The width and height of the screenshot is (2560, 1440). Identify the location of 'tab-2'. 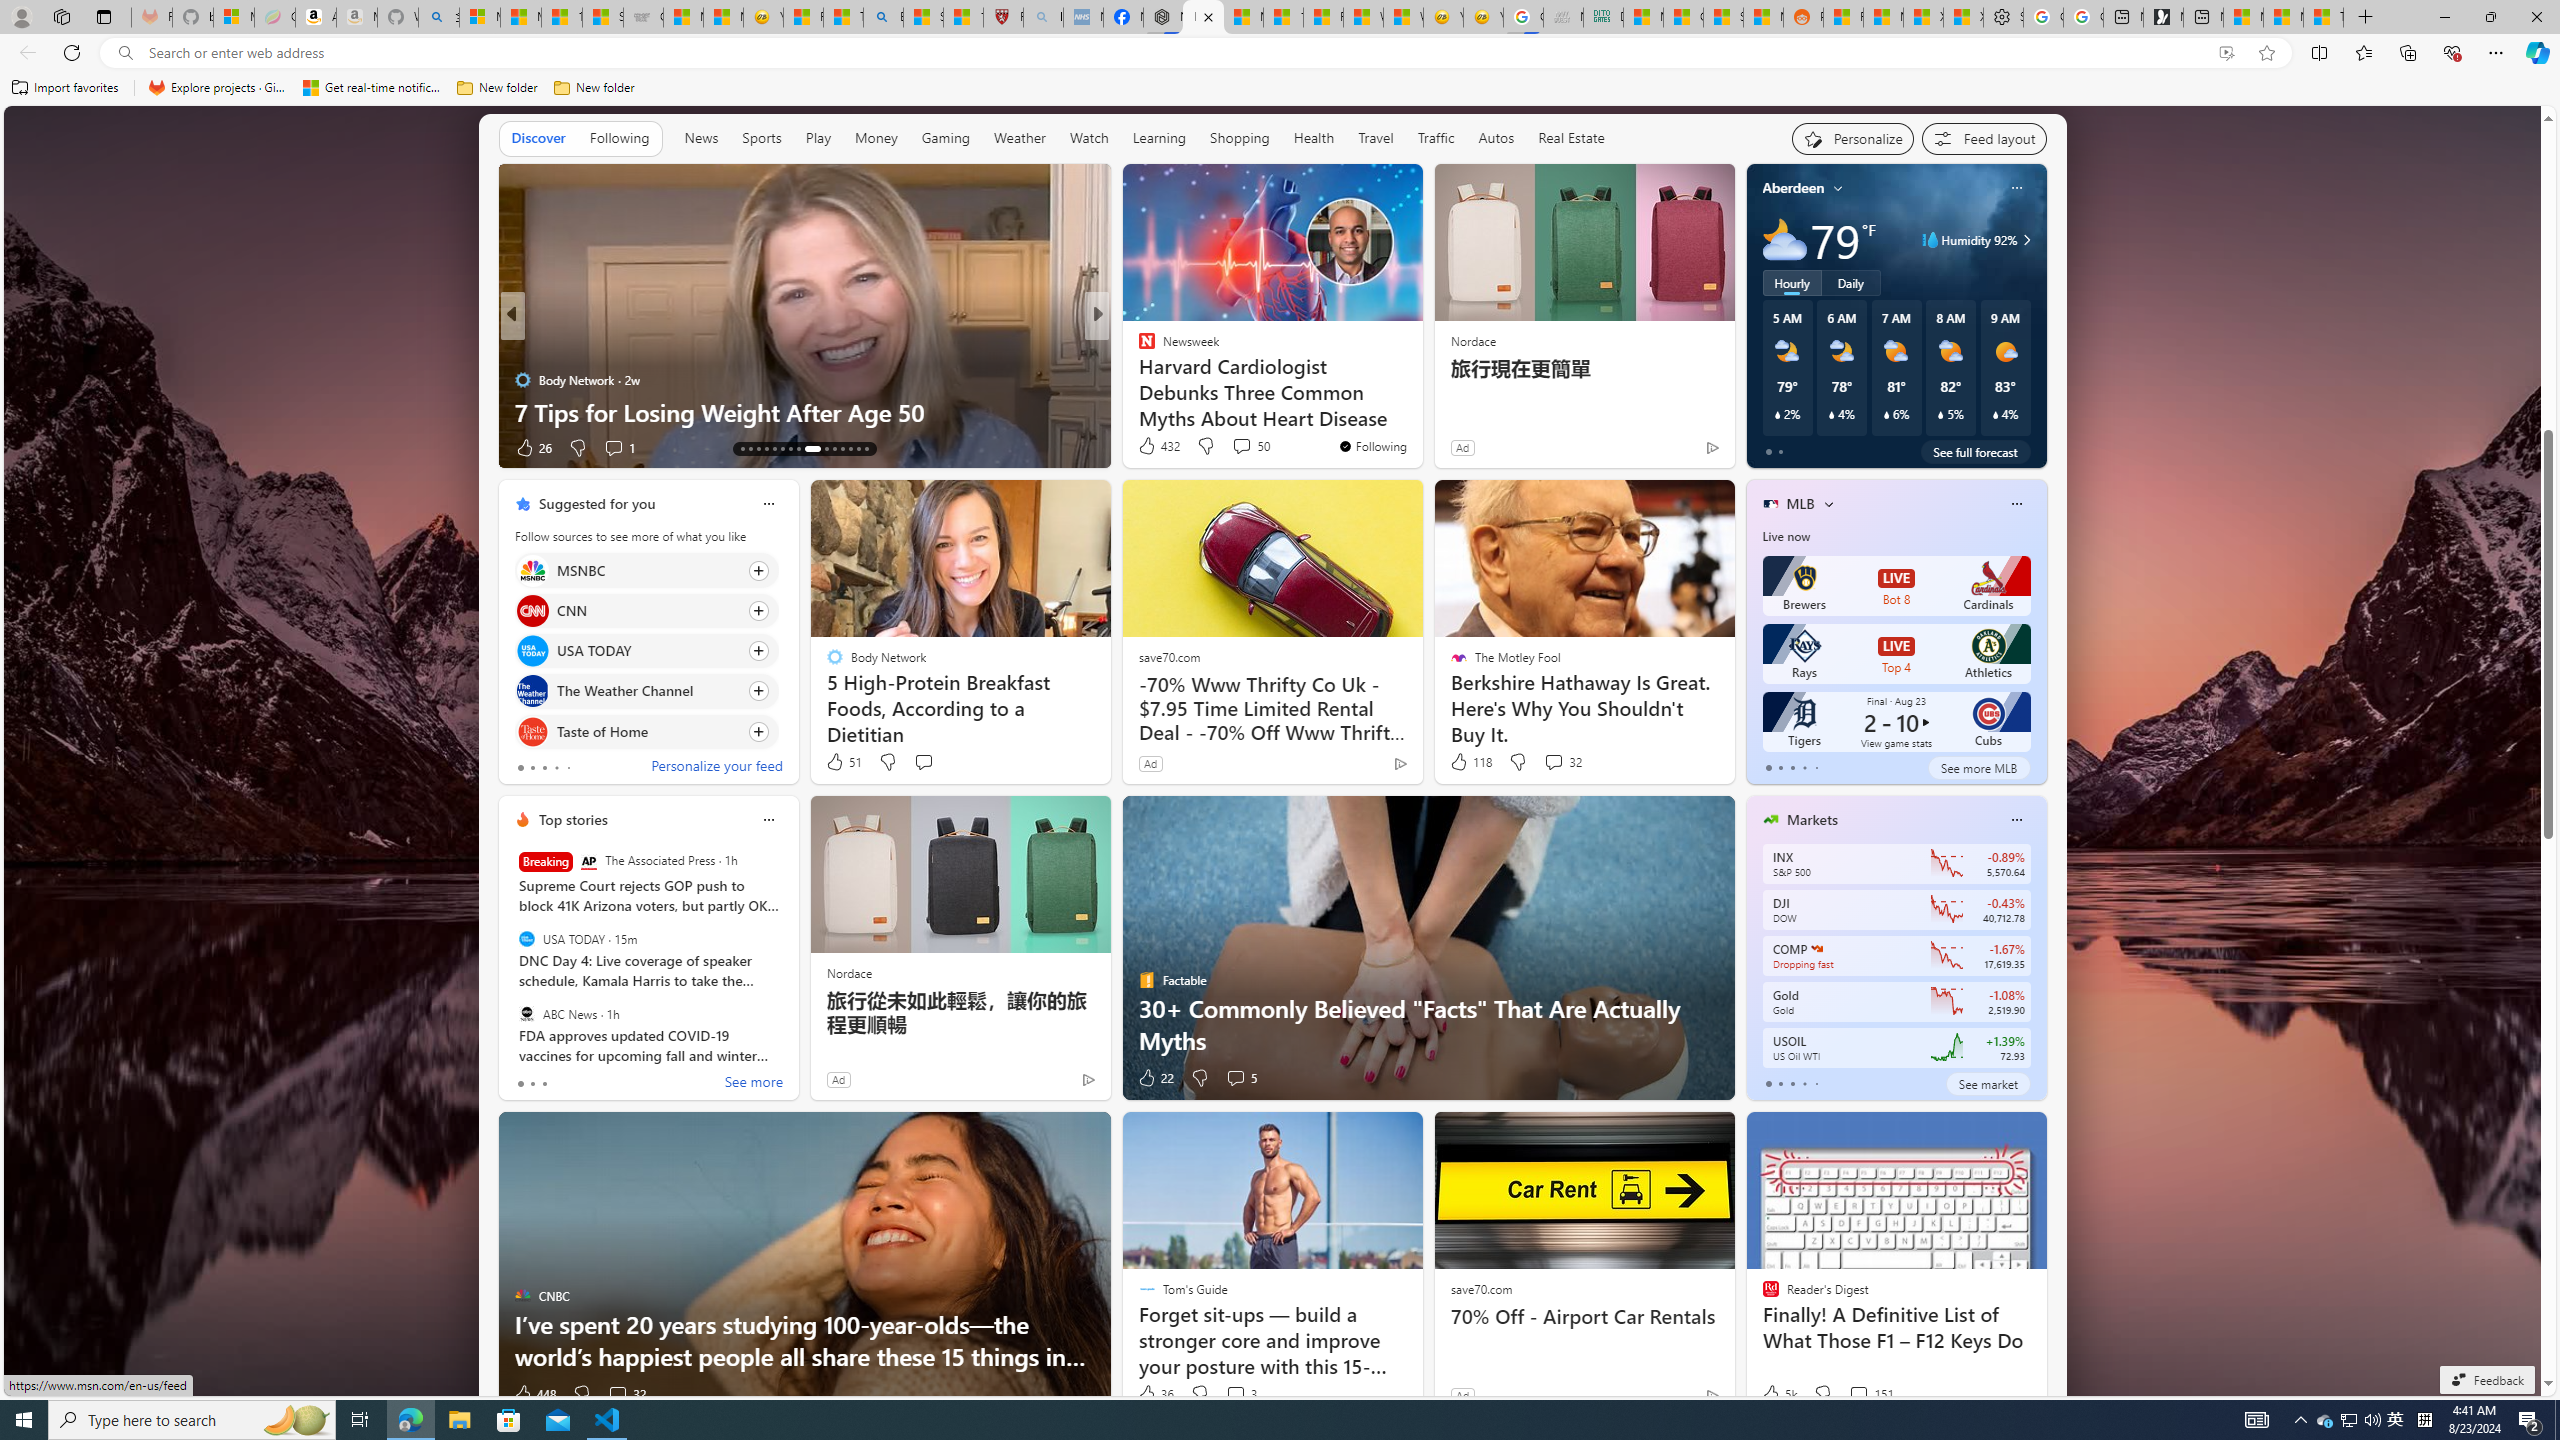
(1793, 1083).